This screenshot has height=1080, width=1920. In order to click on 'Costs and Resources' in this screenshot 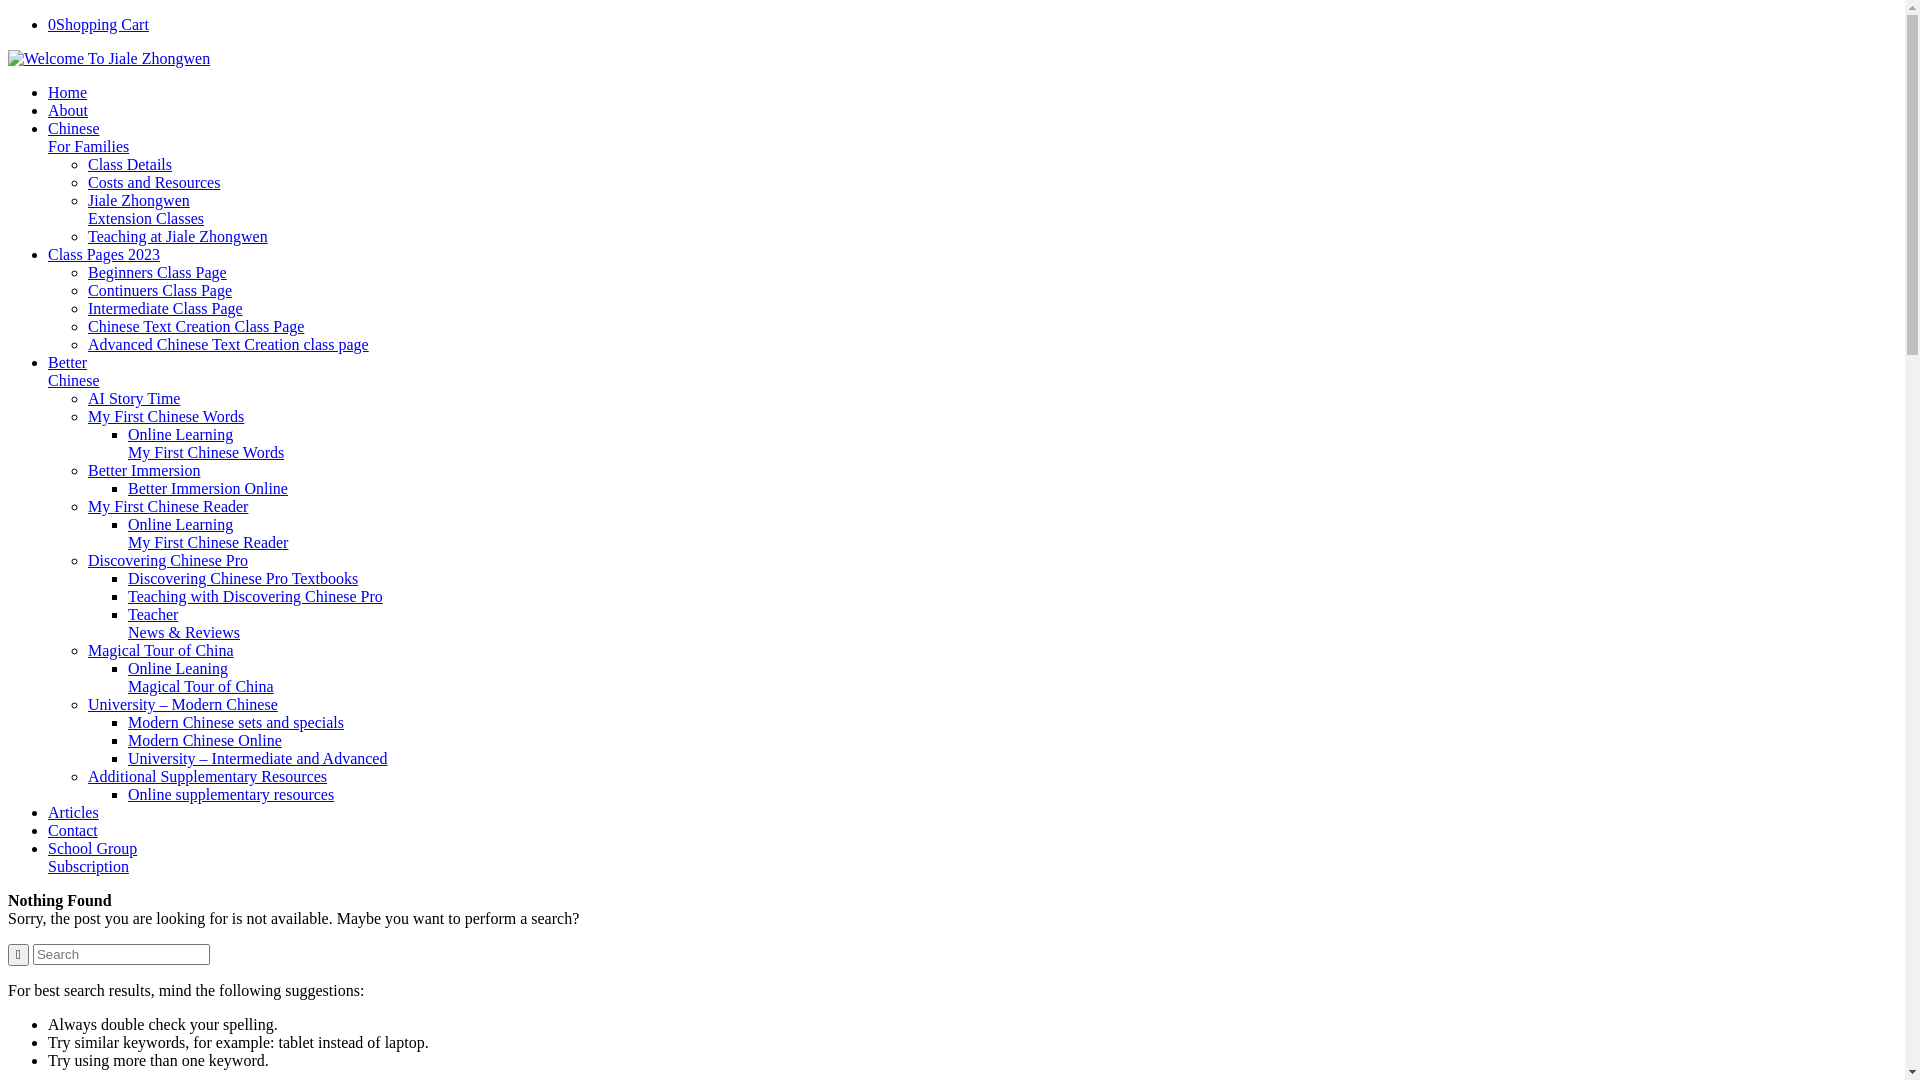, I will do `click(152, 182)`.